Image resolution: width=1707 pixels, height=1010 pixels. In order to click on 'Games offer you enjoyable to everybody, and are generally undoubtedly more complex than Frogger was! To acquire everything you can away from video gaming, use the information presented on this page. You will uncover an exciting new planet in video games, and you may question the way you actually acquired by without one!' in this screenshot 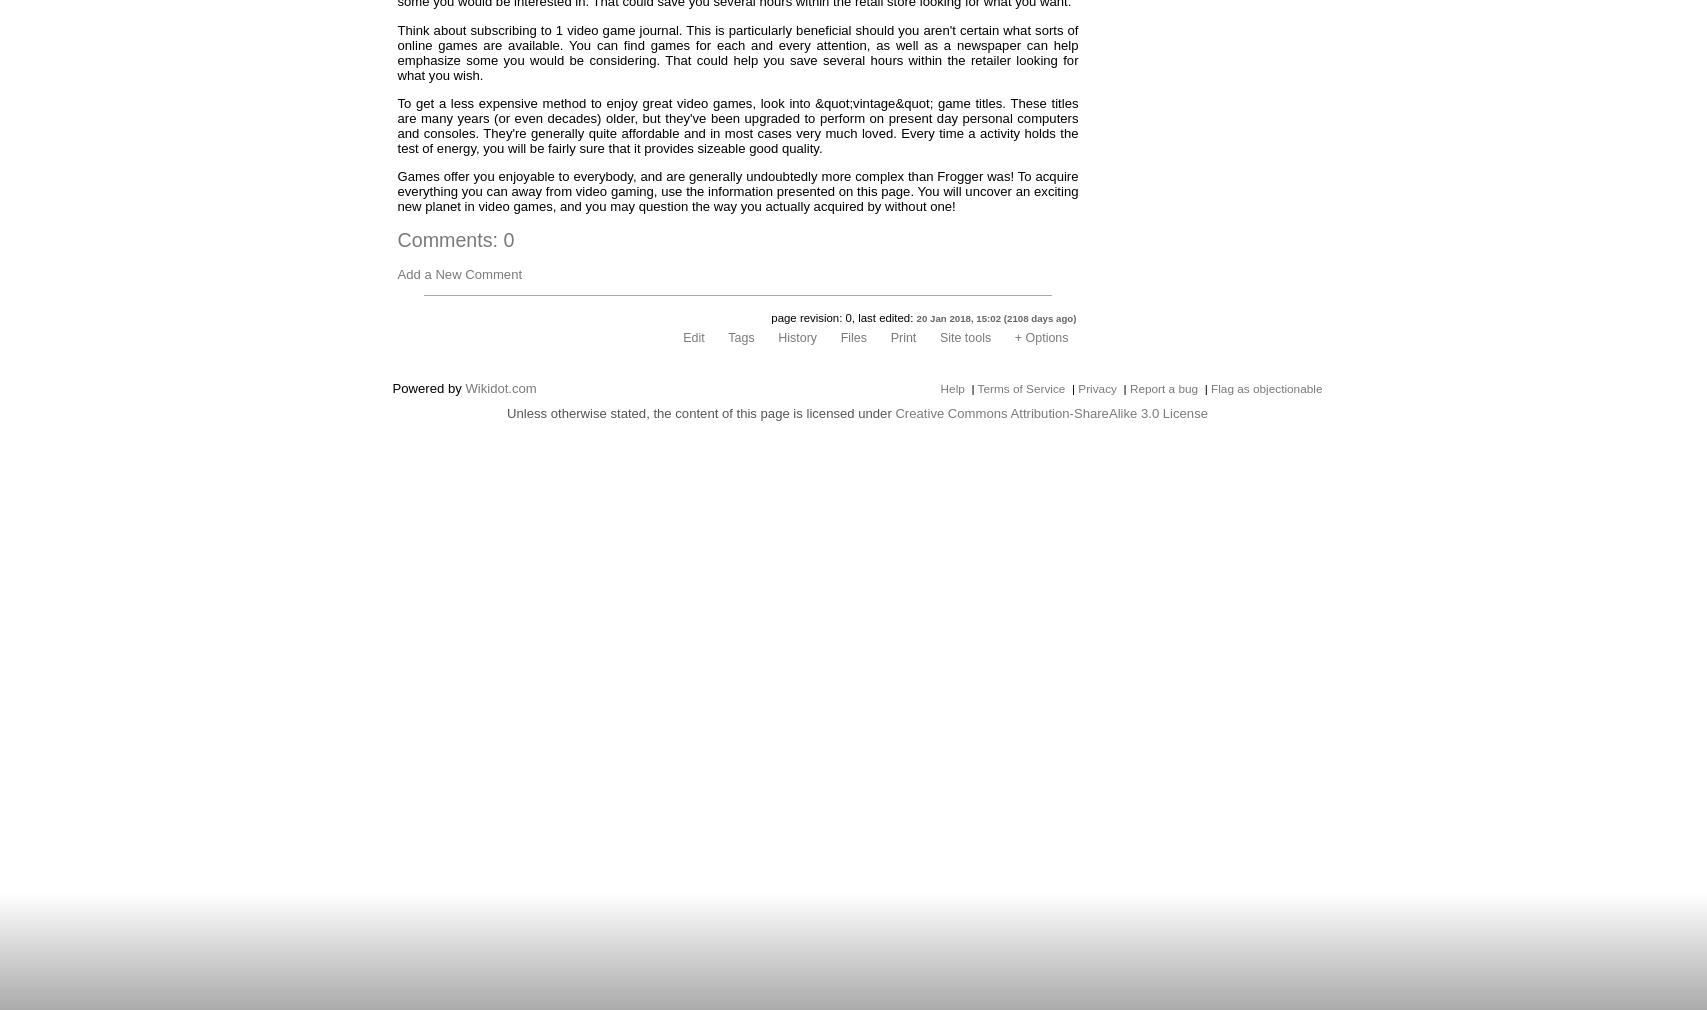, I will do `click(397, 189)`.